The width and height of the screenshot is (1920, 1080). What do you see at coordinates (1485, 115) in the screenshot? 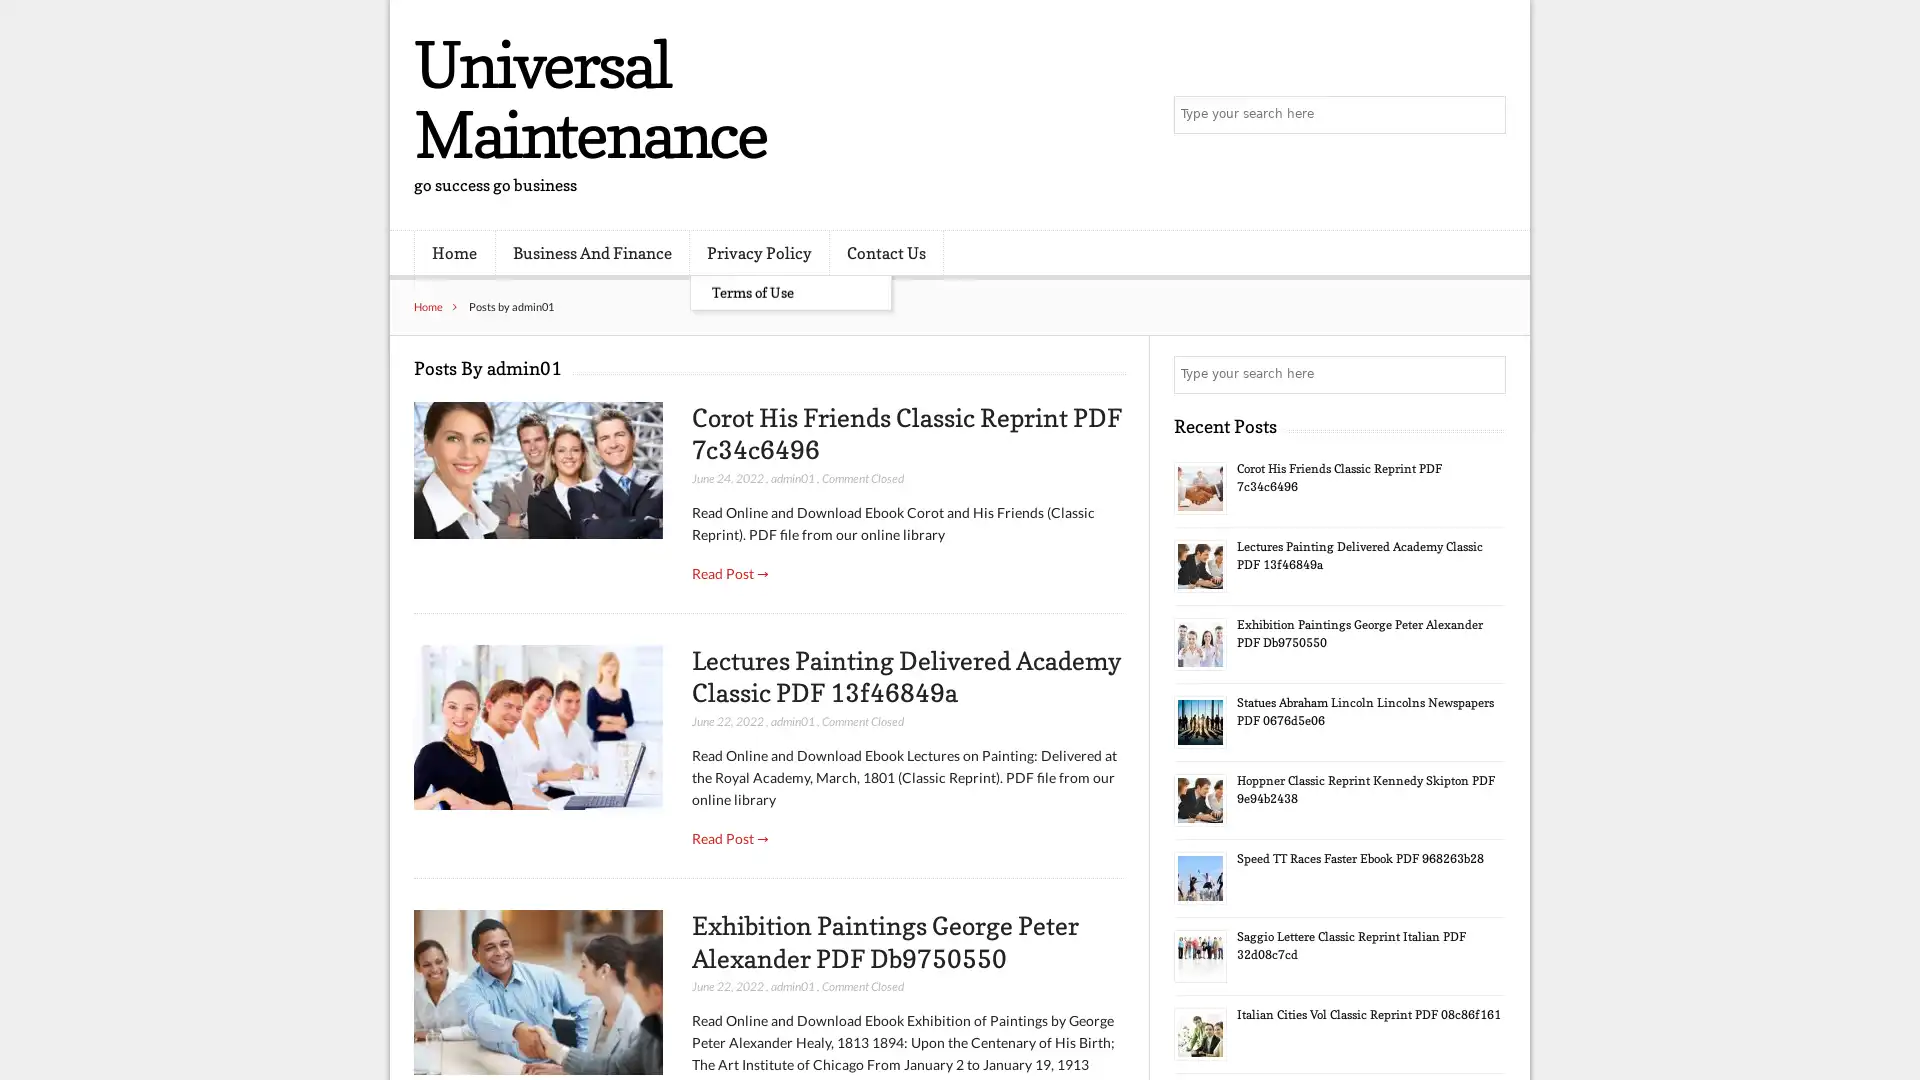
I see `Search` at bounding box center [1485, 115].